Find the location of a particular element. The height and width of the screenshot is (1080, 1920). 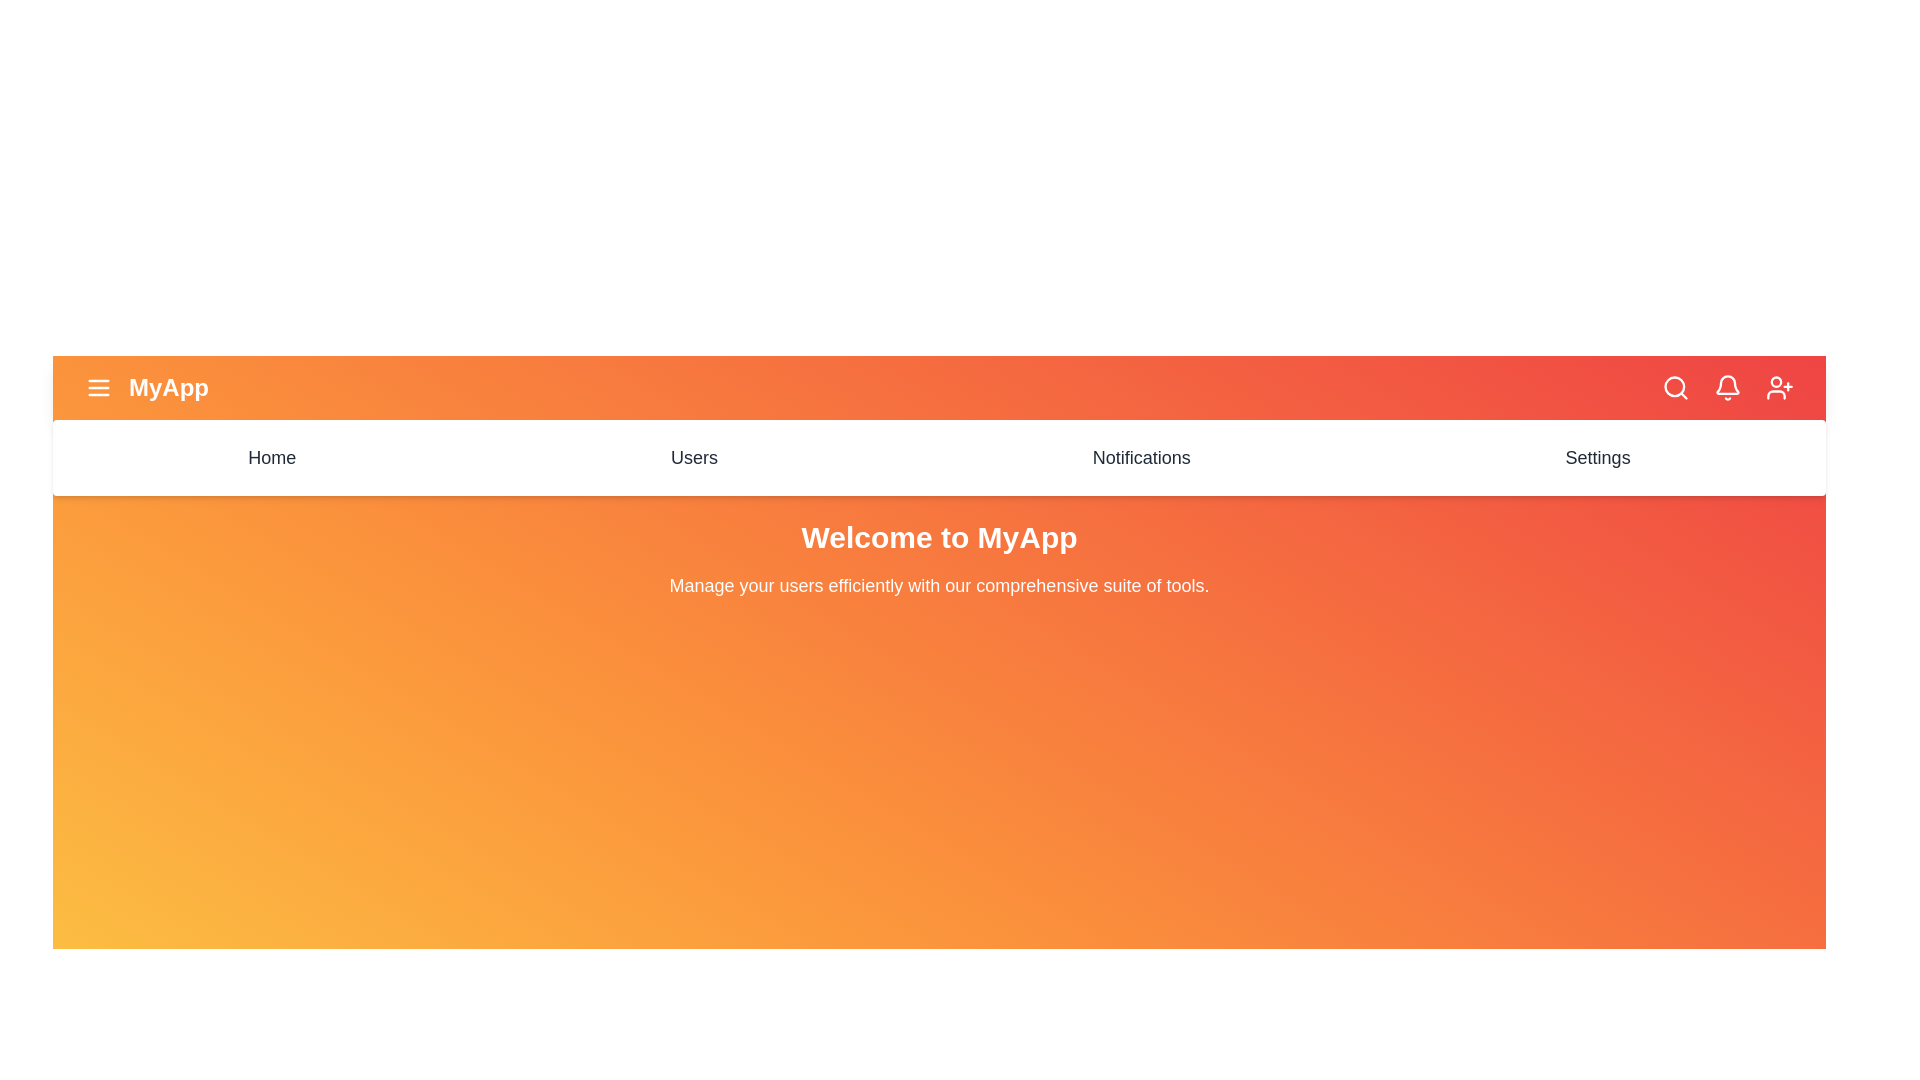

the menu item Home is located at coordinates (271, 458).